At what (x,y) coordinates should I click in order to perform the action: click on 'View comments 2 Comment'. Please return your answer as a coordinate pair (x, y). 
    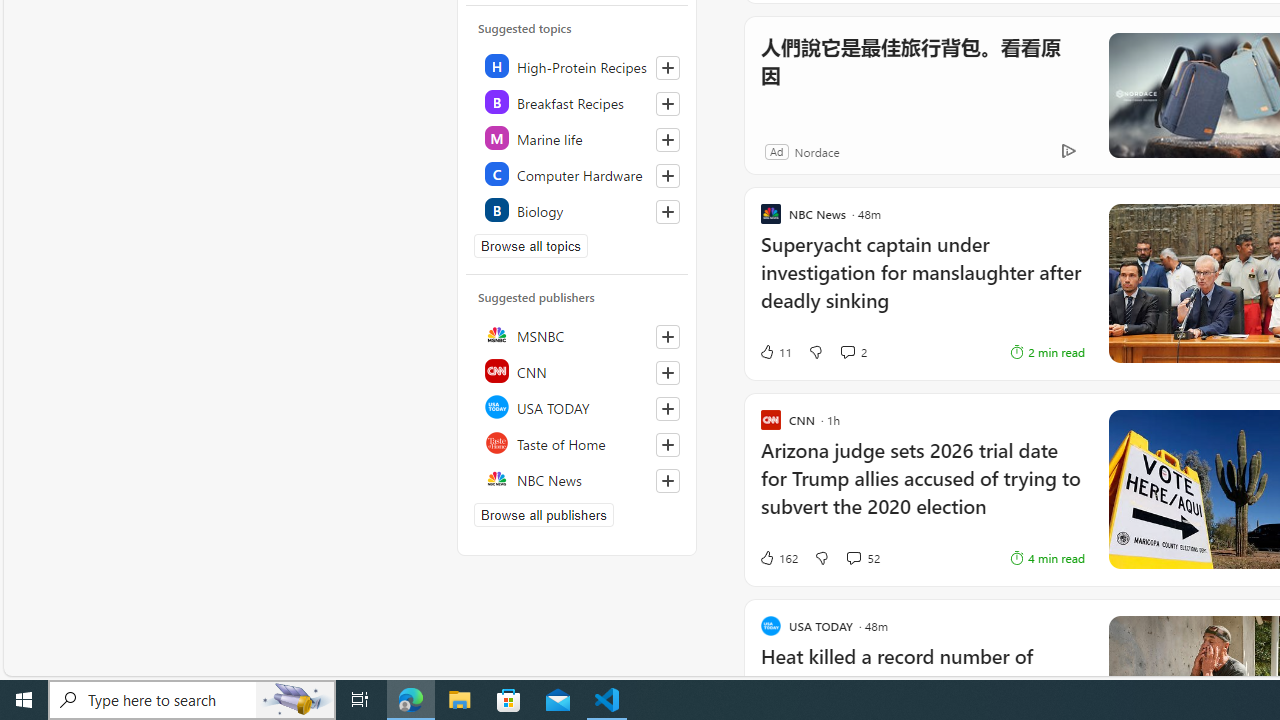
    Looking at the image, I should click on (853, 351).